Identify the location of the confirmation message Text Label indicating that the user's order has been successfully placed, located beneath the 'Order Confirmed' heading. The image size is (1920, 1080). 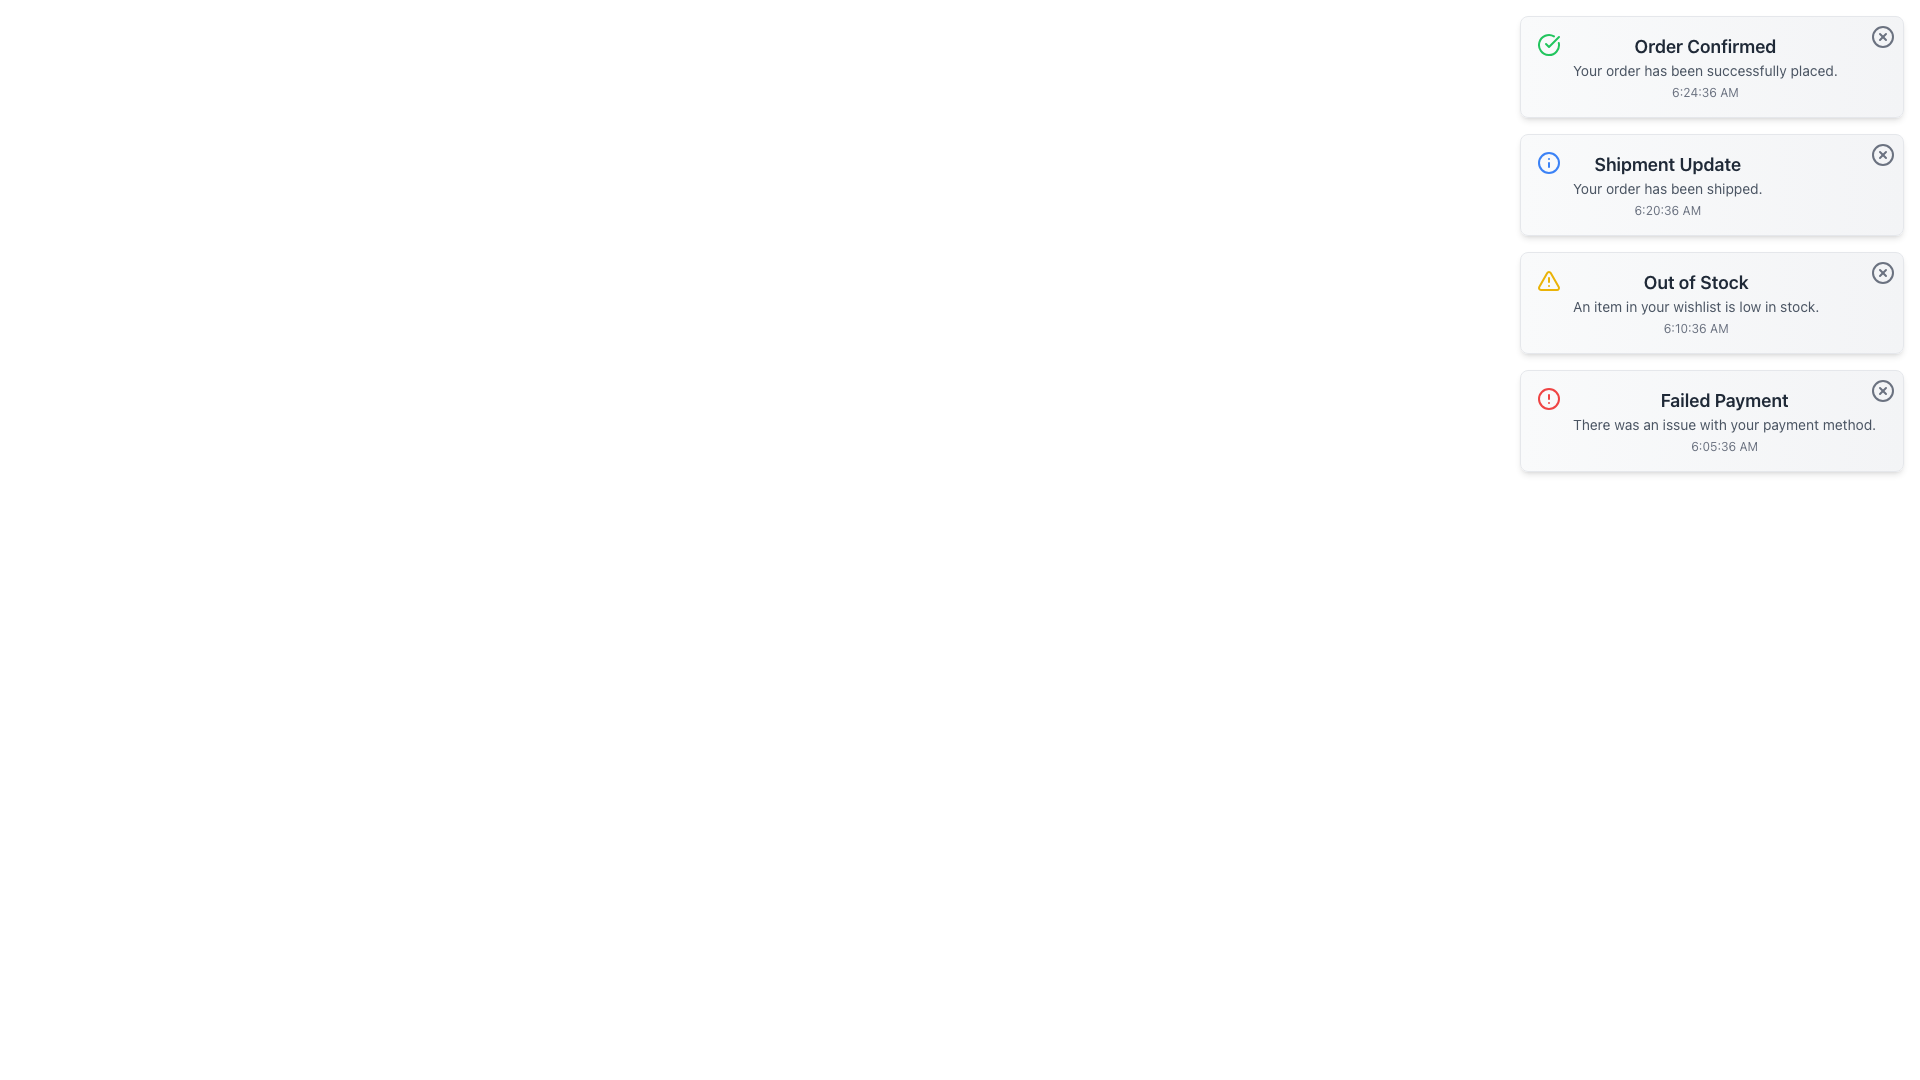
(1704, 69).